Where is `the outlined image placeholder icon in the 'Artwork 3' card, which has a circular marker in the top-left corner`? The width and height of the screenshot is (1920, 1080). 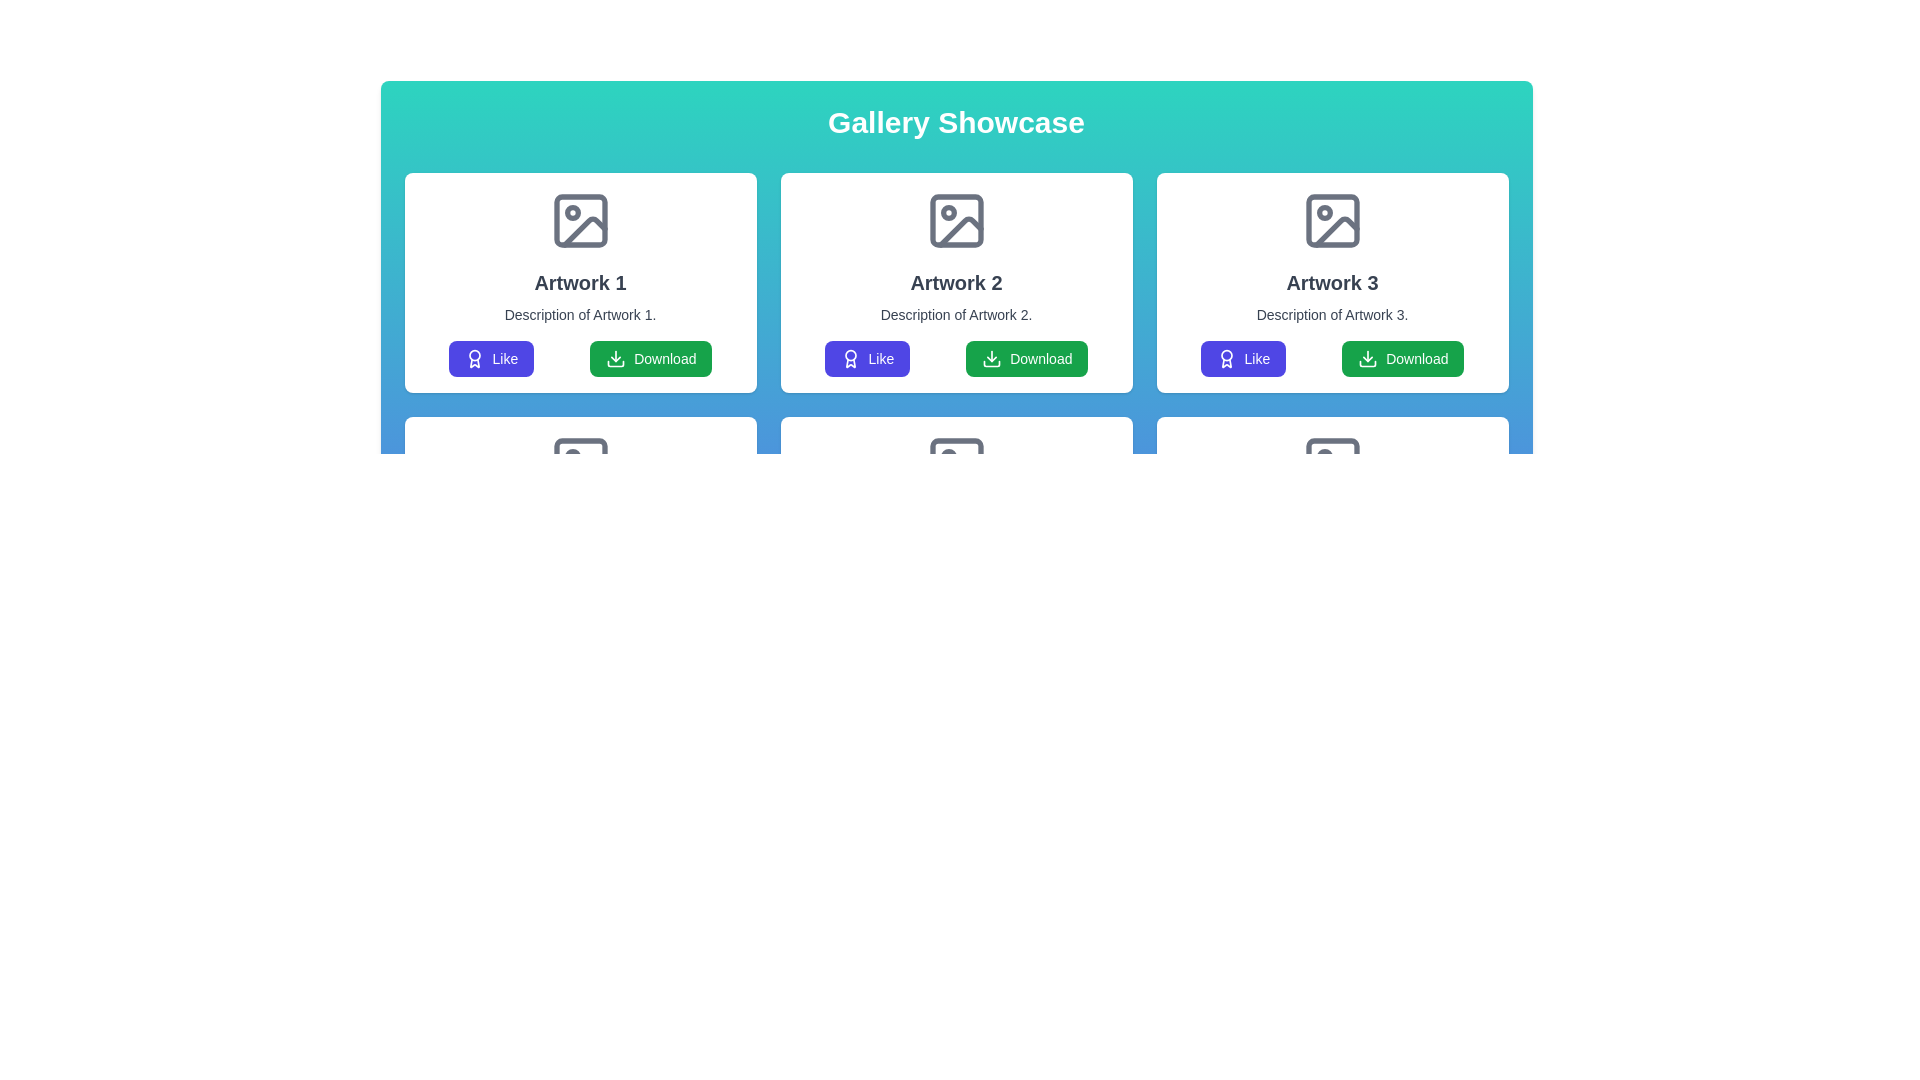
the outlined image placeholder icon in the 'Artwork 3' card, which has a circular marker in the top-left corner is located at coordinates (1332, 220).